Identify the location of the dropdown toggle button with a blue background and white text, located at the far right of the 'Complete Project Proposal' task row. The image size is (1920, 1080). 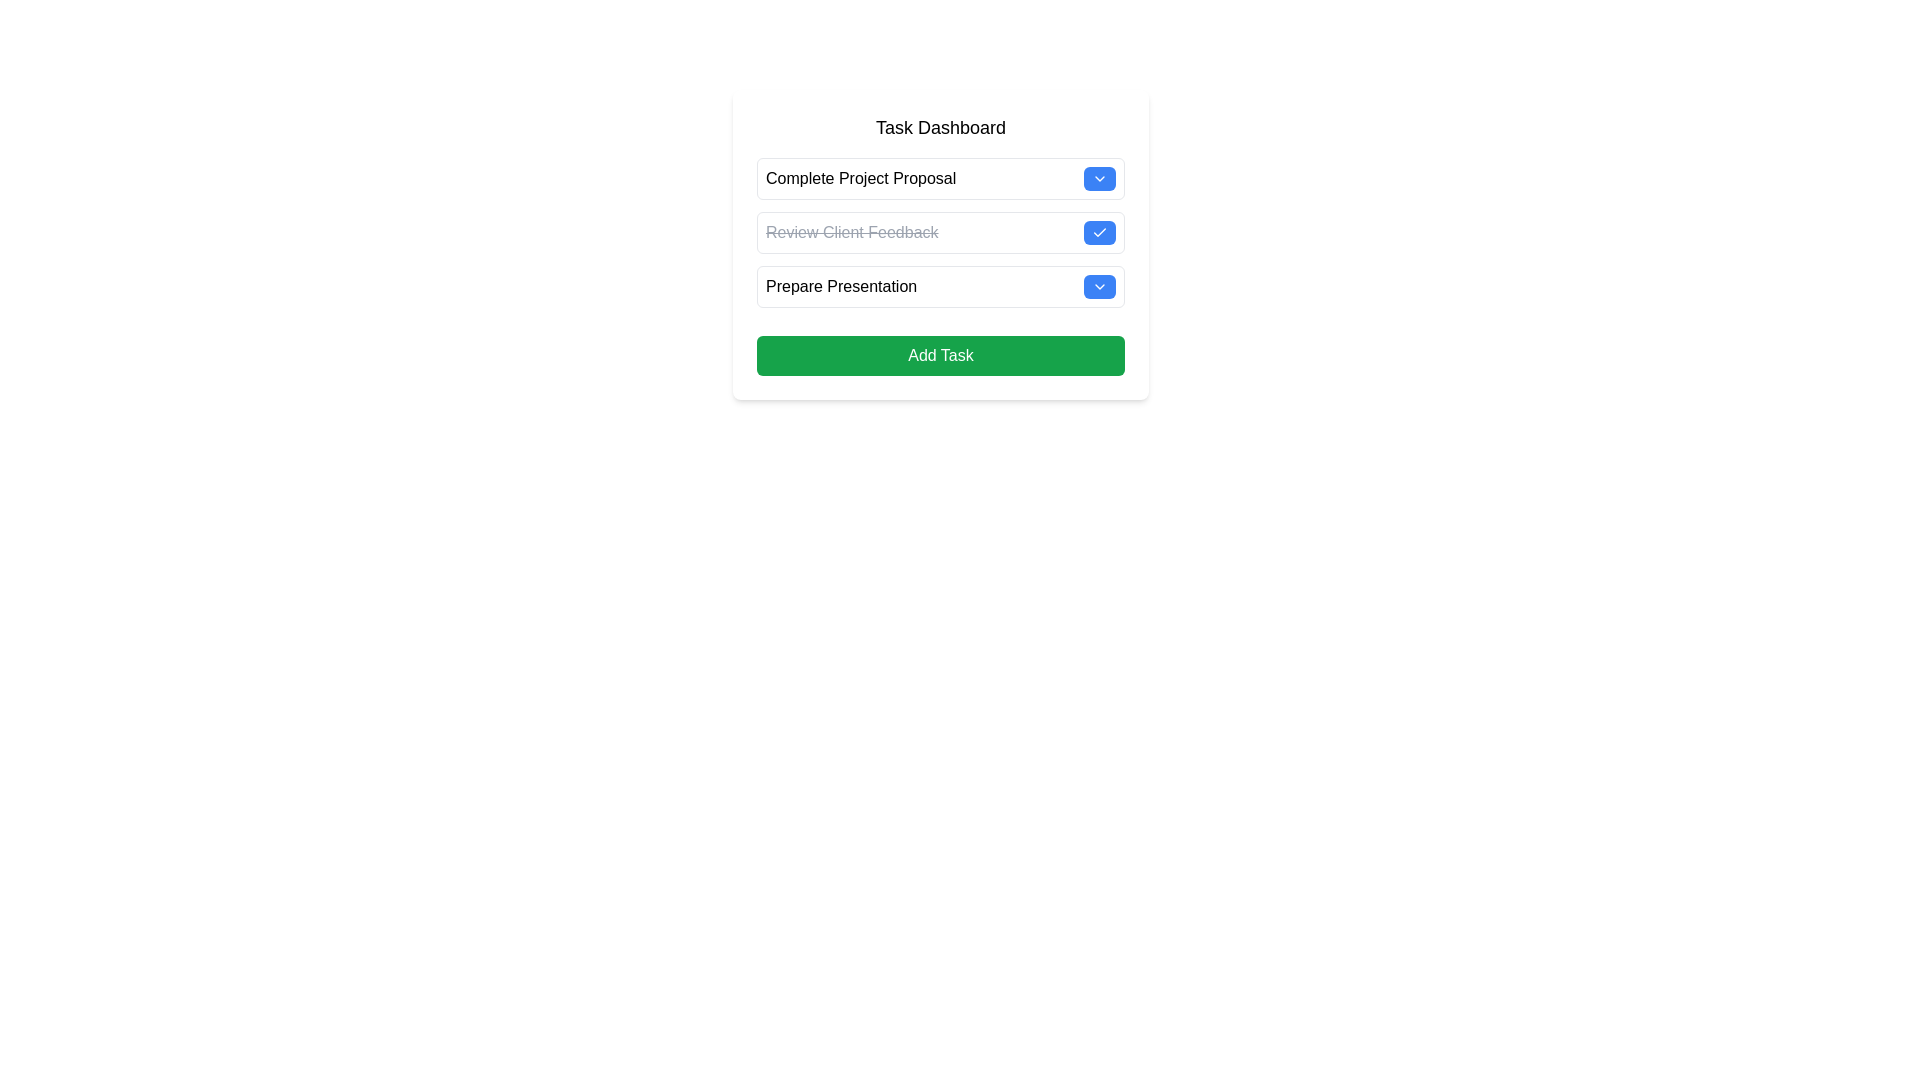
(1098, 177).